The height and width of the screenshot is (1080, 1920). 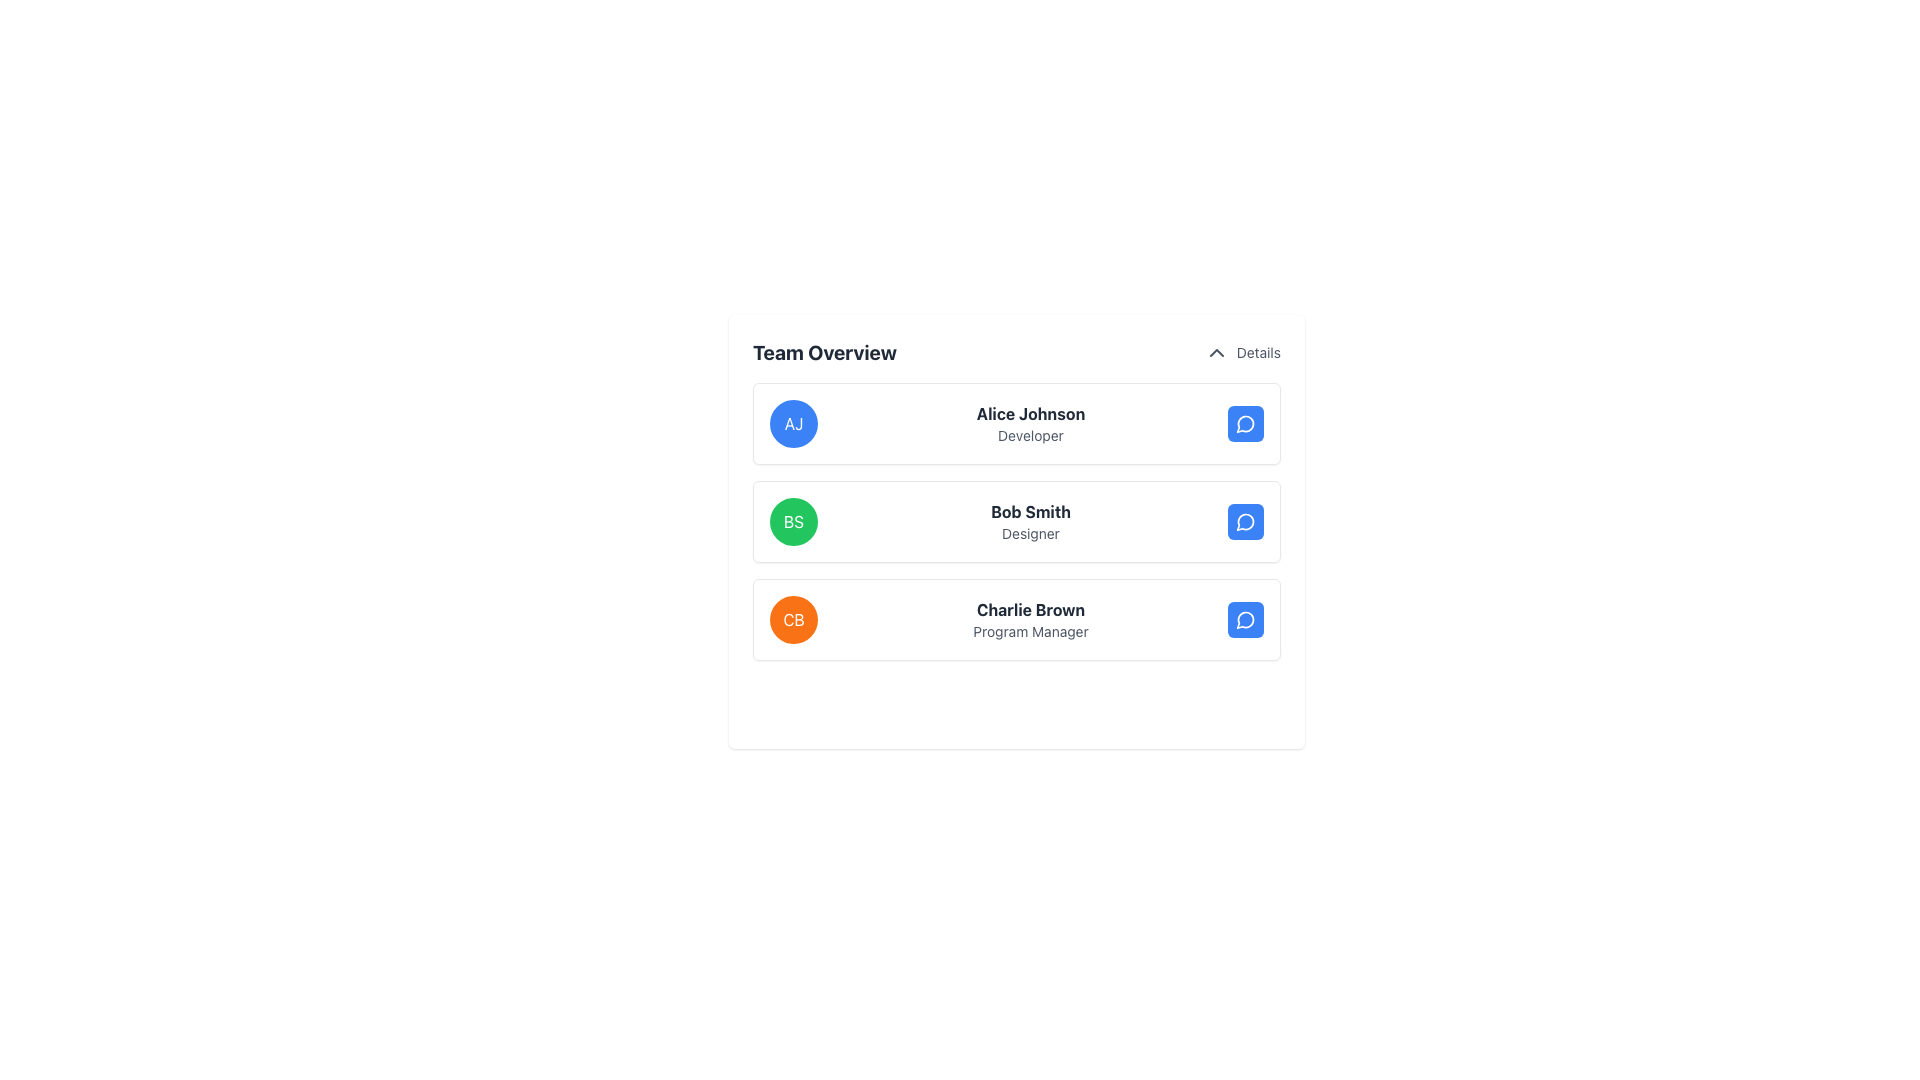 I want to click on the text label displaying 'Program Manager', which is aligned below 'Charlie Brown' in gray font, so click(x=1031, y=632).